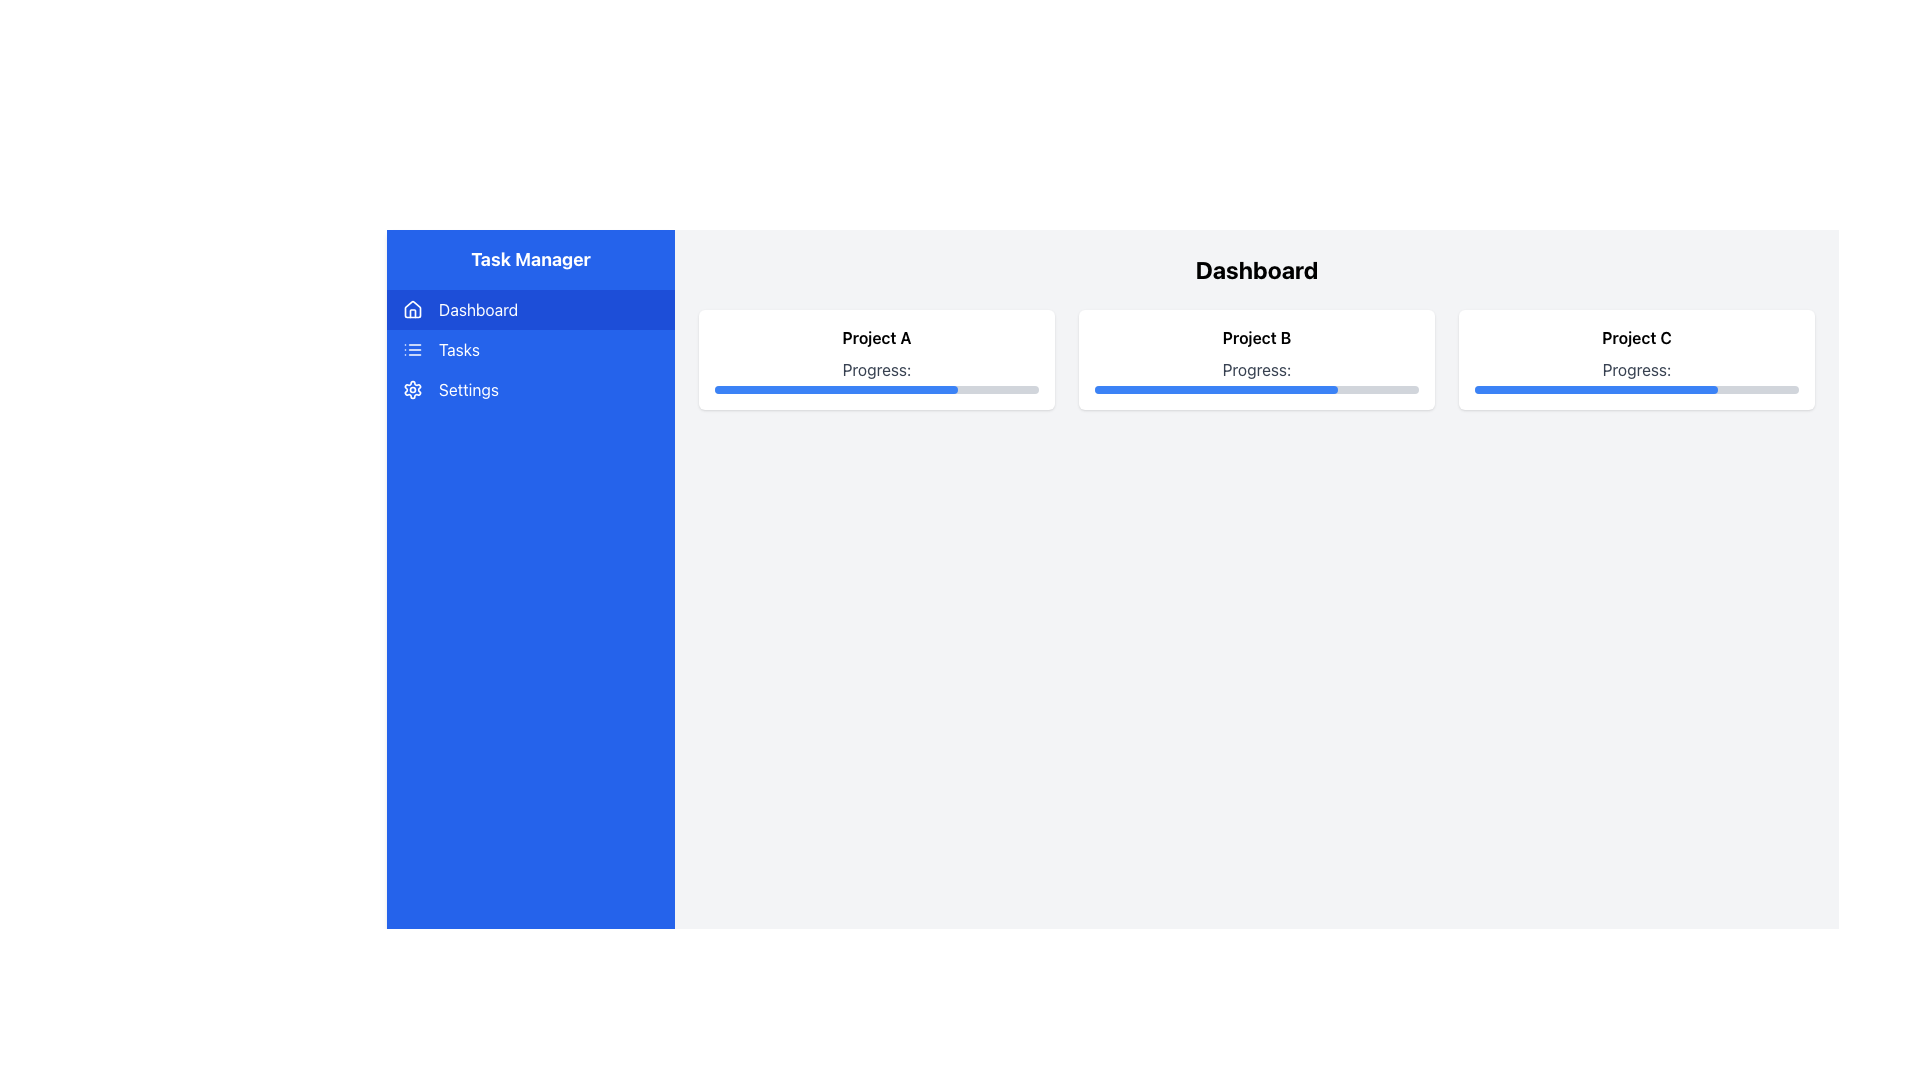  I want to click on text of the header label indicating the project title located at the top of the second card in a three-card layout, so click(1256, 337).